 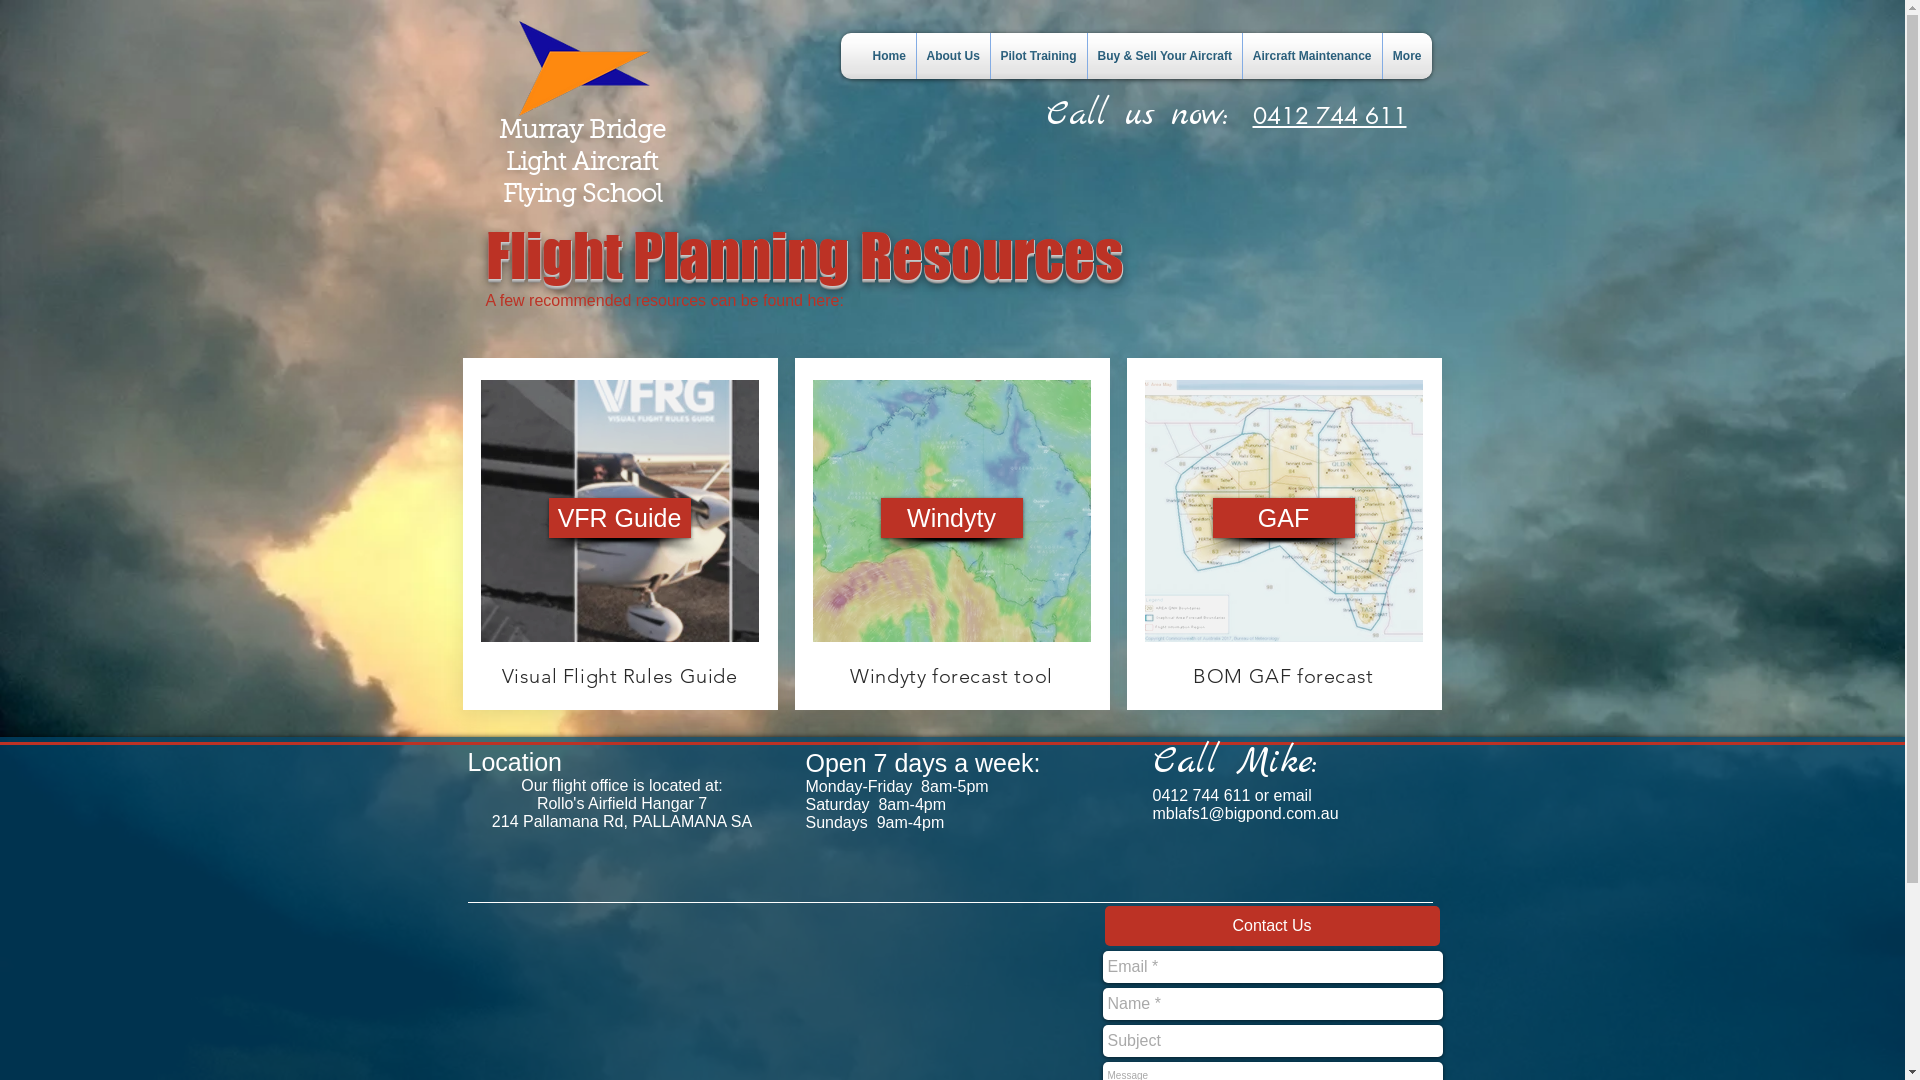 I want to click on '0412 744 611', so click(x=1329, y=115).